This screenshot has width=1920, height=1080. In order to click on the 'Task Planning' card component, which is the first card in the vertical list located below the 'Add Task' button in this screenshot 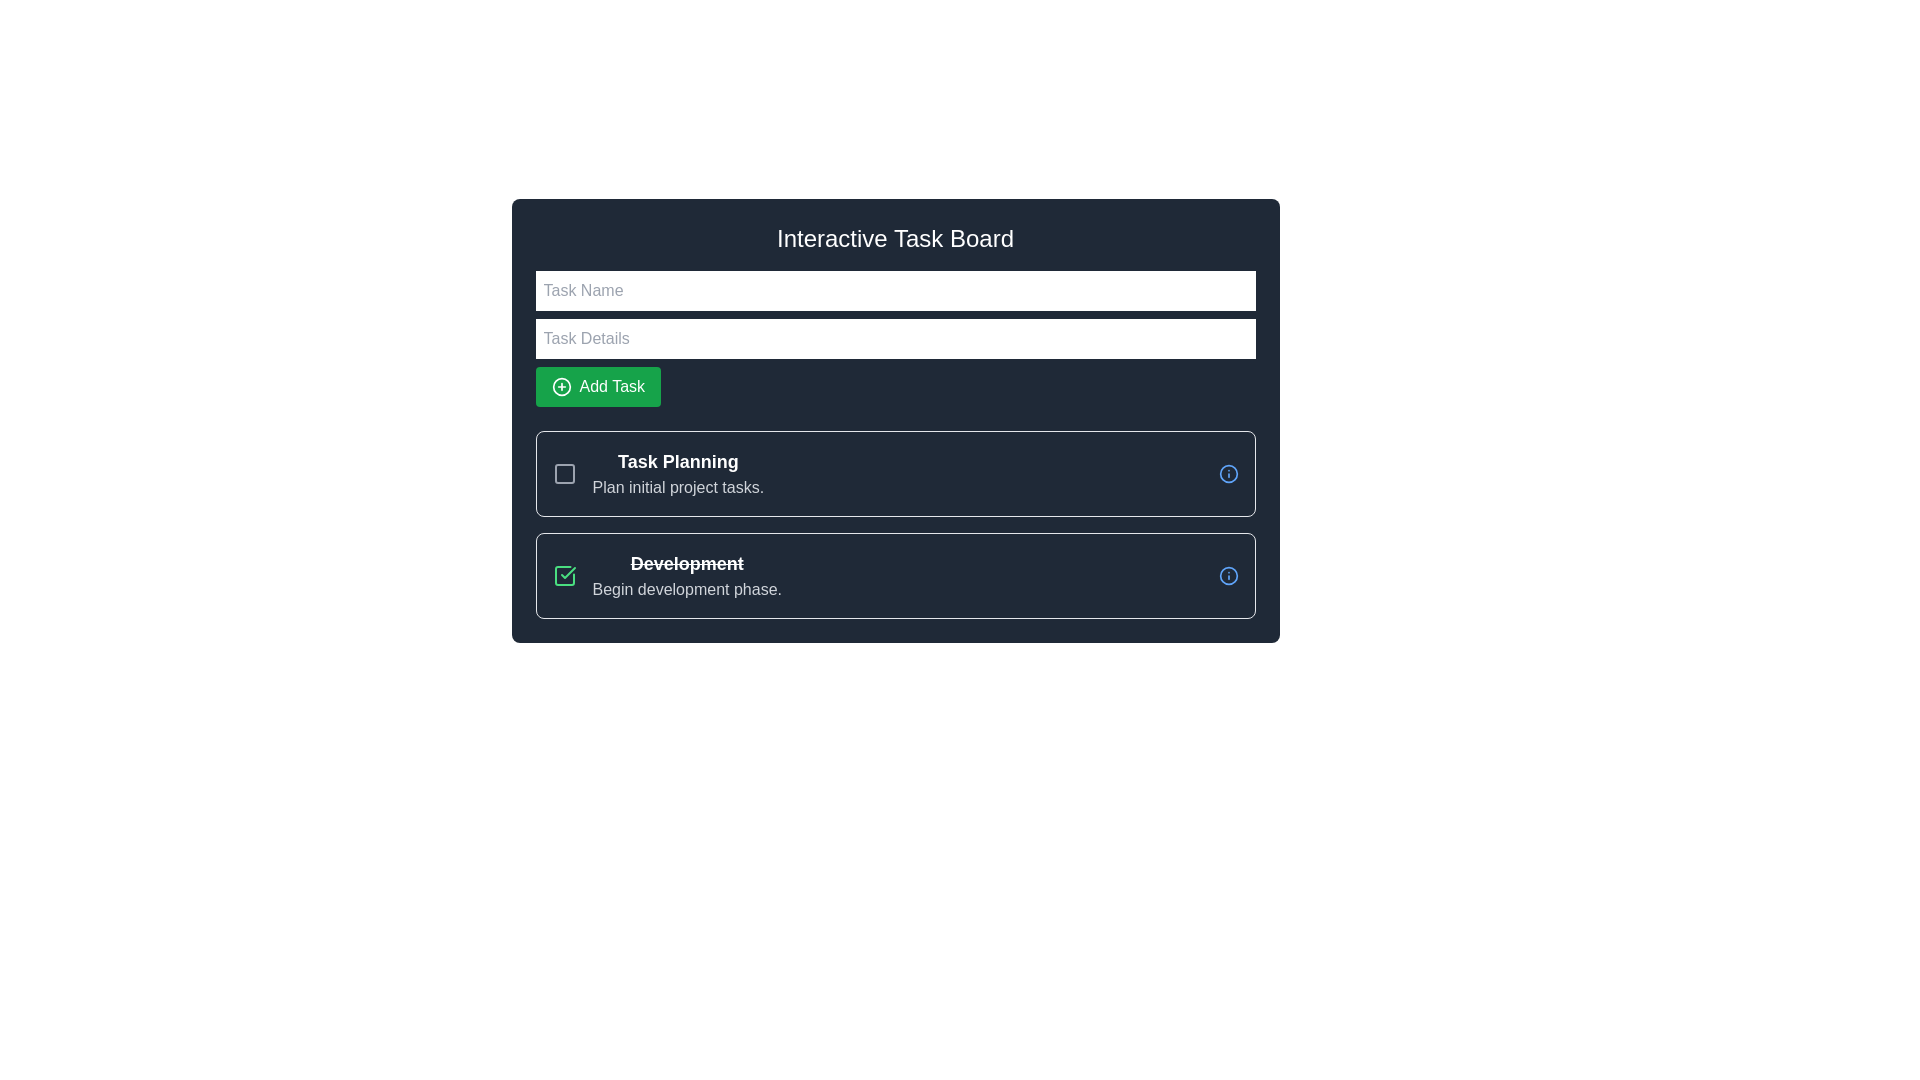, I will do `click(894, 474)`.